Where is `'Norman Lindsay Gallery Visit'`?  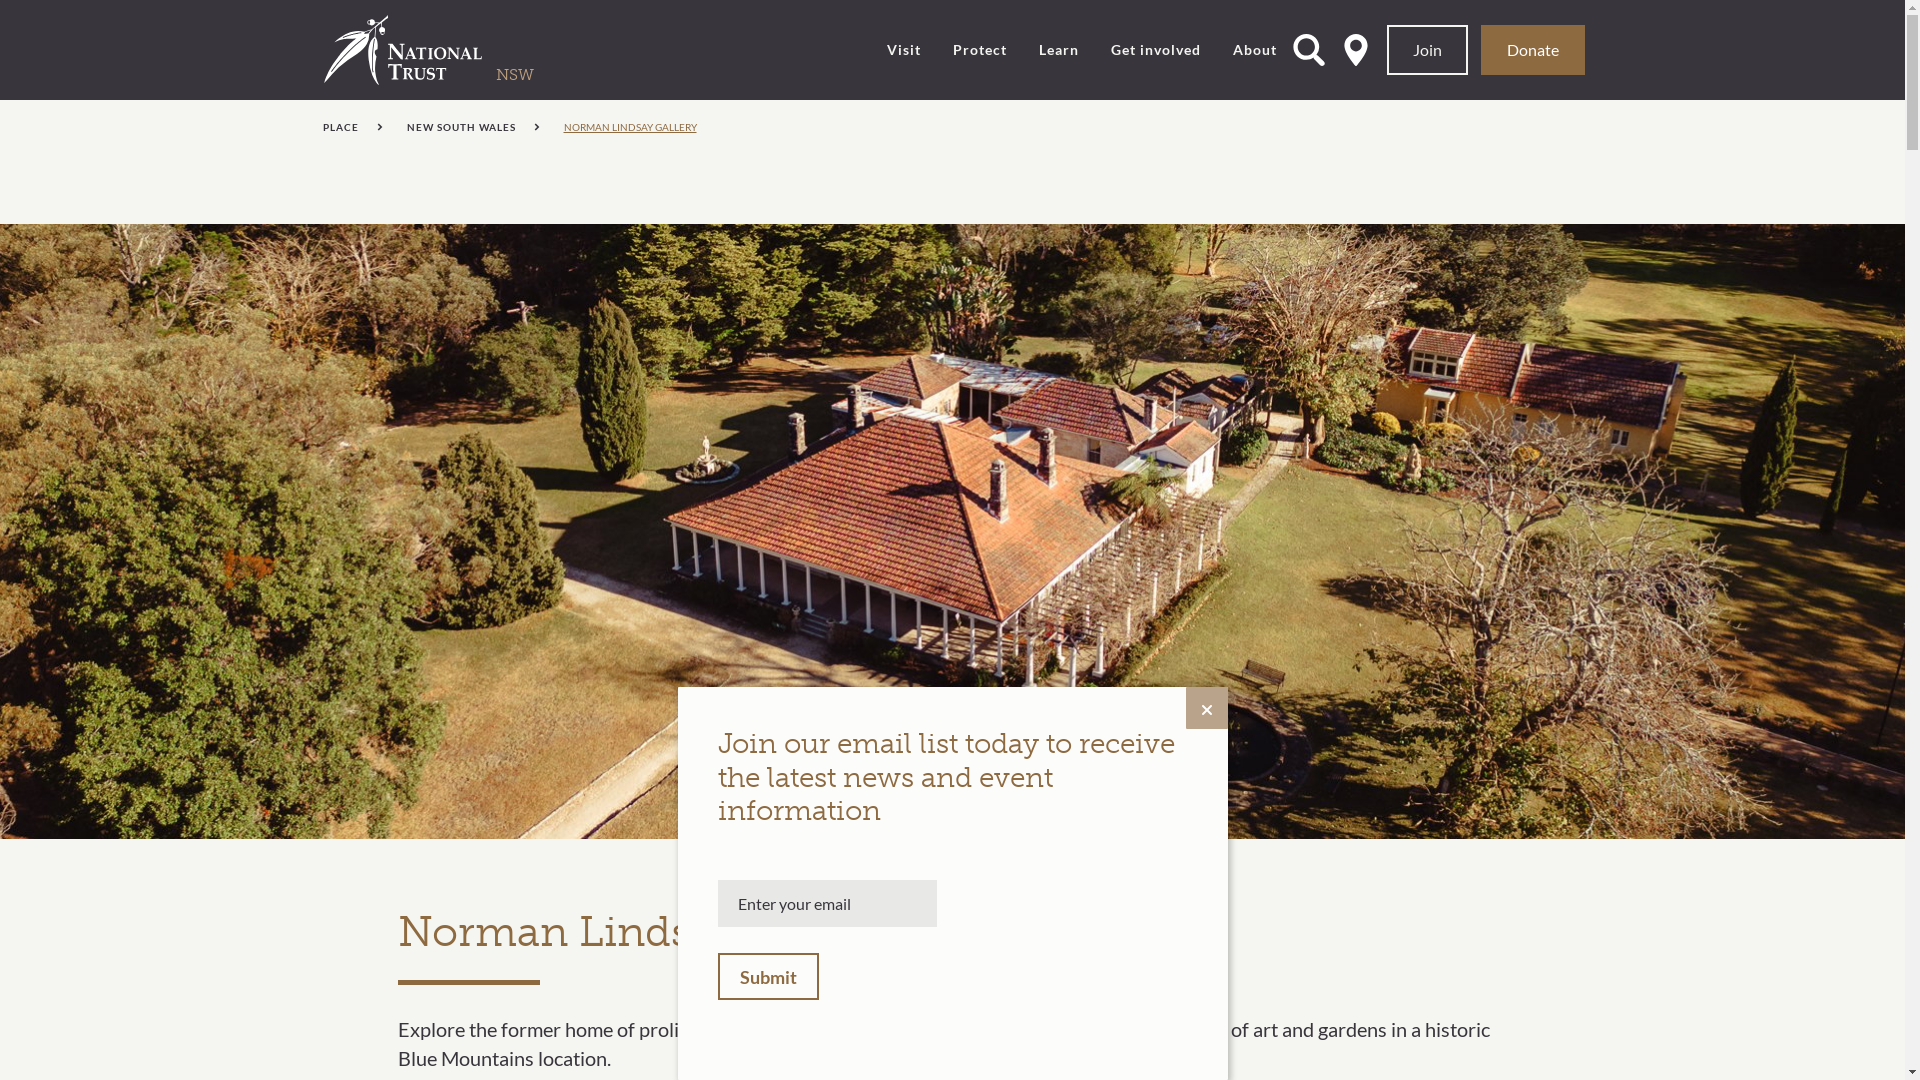
'Norman Lindsay Gallery Visit' is located at coordinates (951, 530).